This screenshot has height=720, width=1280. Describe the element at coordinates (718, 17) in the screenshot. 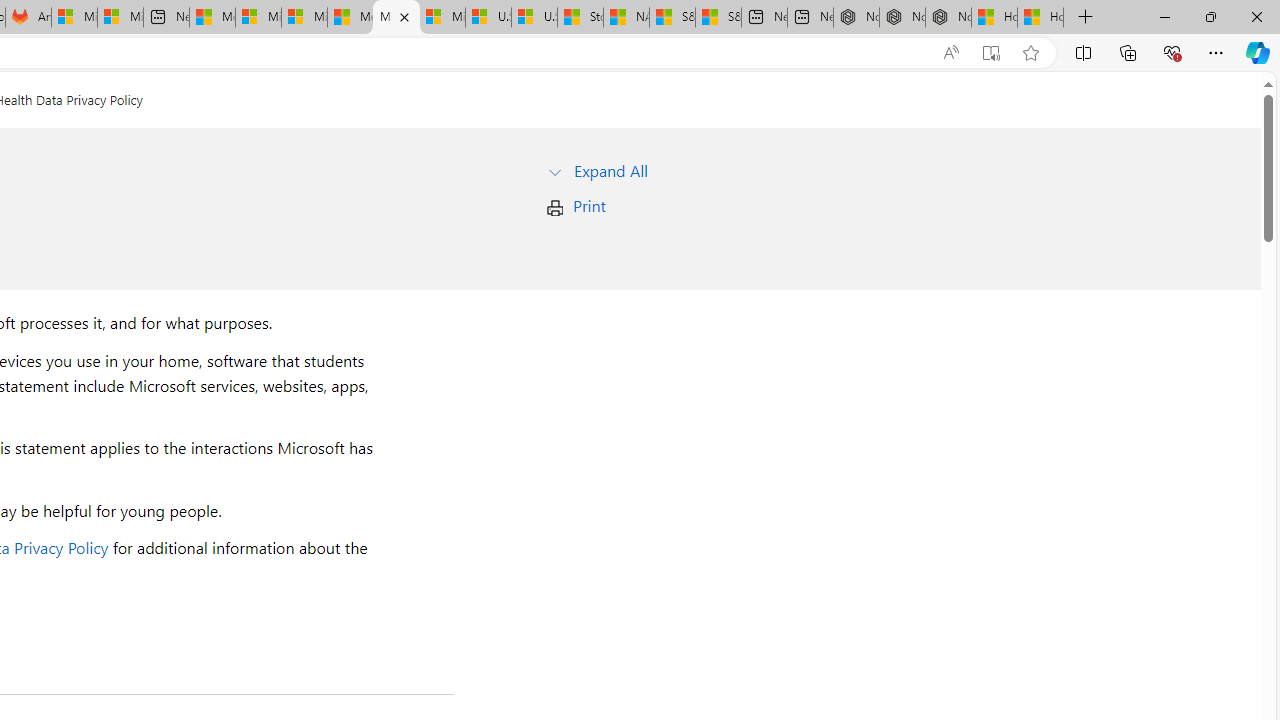

I see `'S&P 500, Nasdaq end lower, weighed by Nvidia dip | Watch'` at that location.